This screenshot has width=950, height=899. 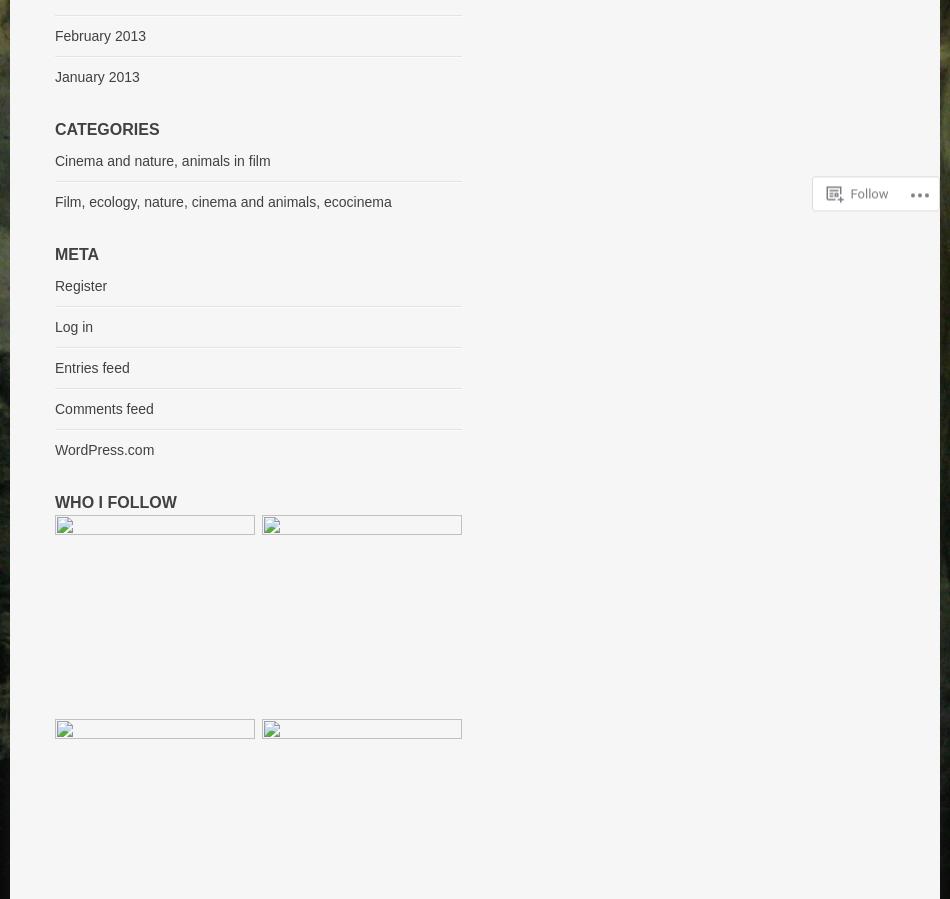 I want to click on 'Film, ecology, nature, cinema and animals, ecocinema', so click(x=55, y=202).